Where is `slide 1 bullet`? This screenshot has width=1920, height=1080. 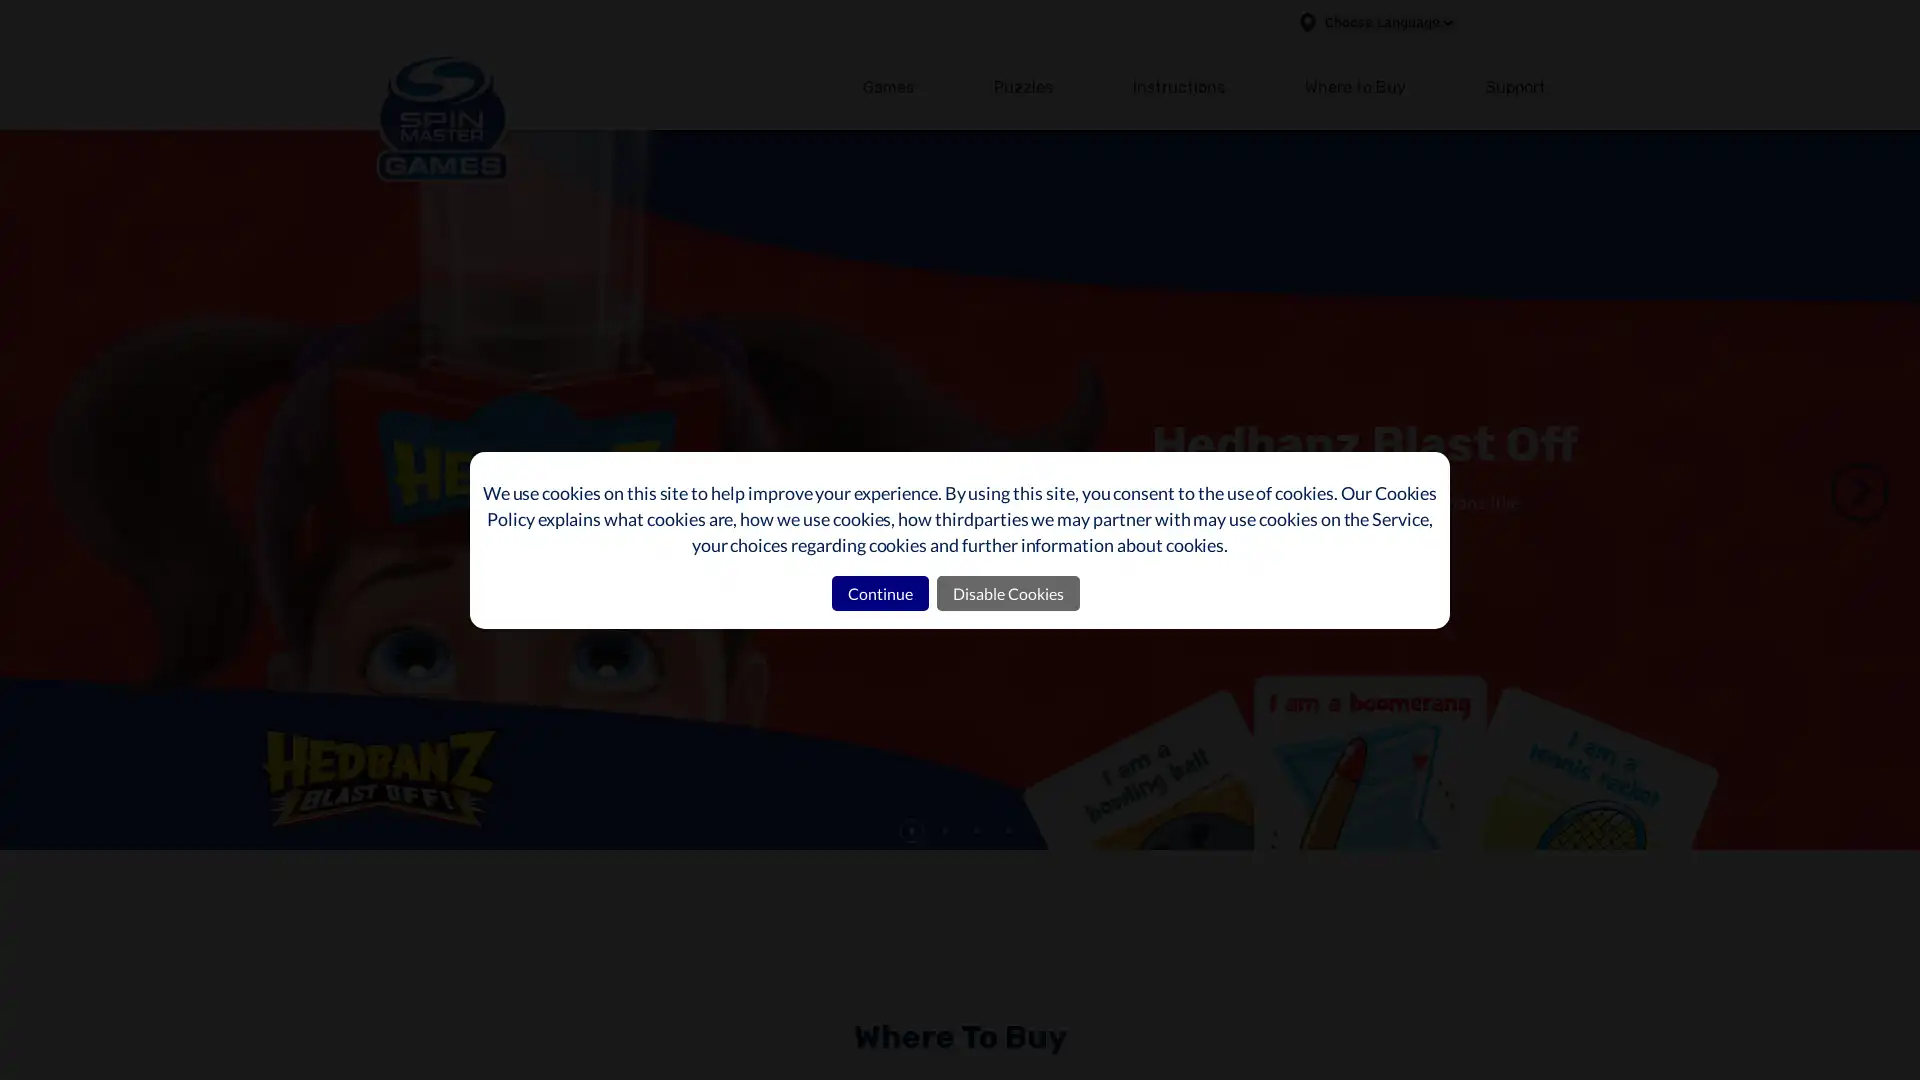
slide 1 bullet is located at coordinates (911, 830).